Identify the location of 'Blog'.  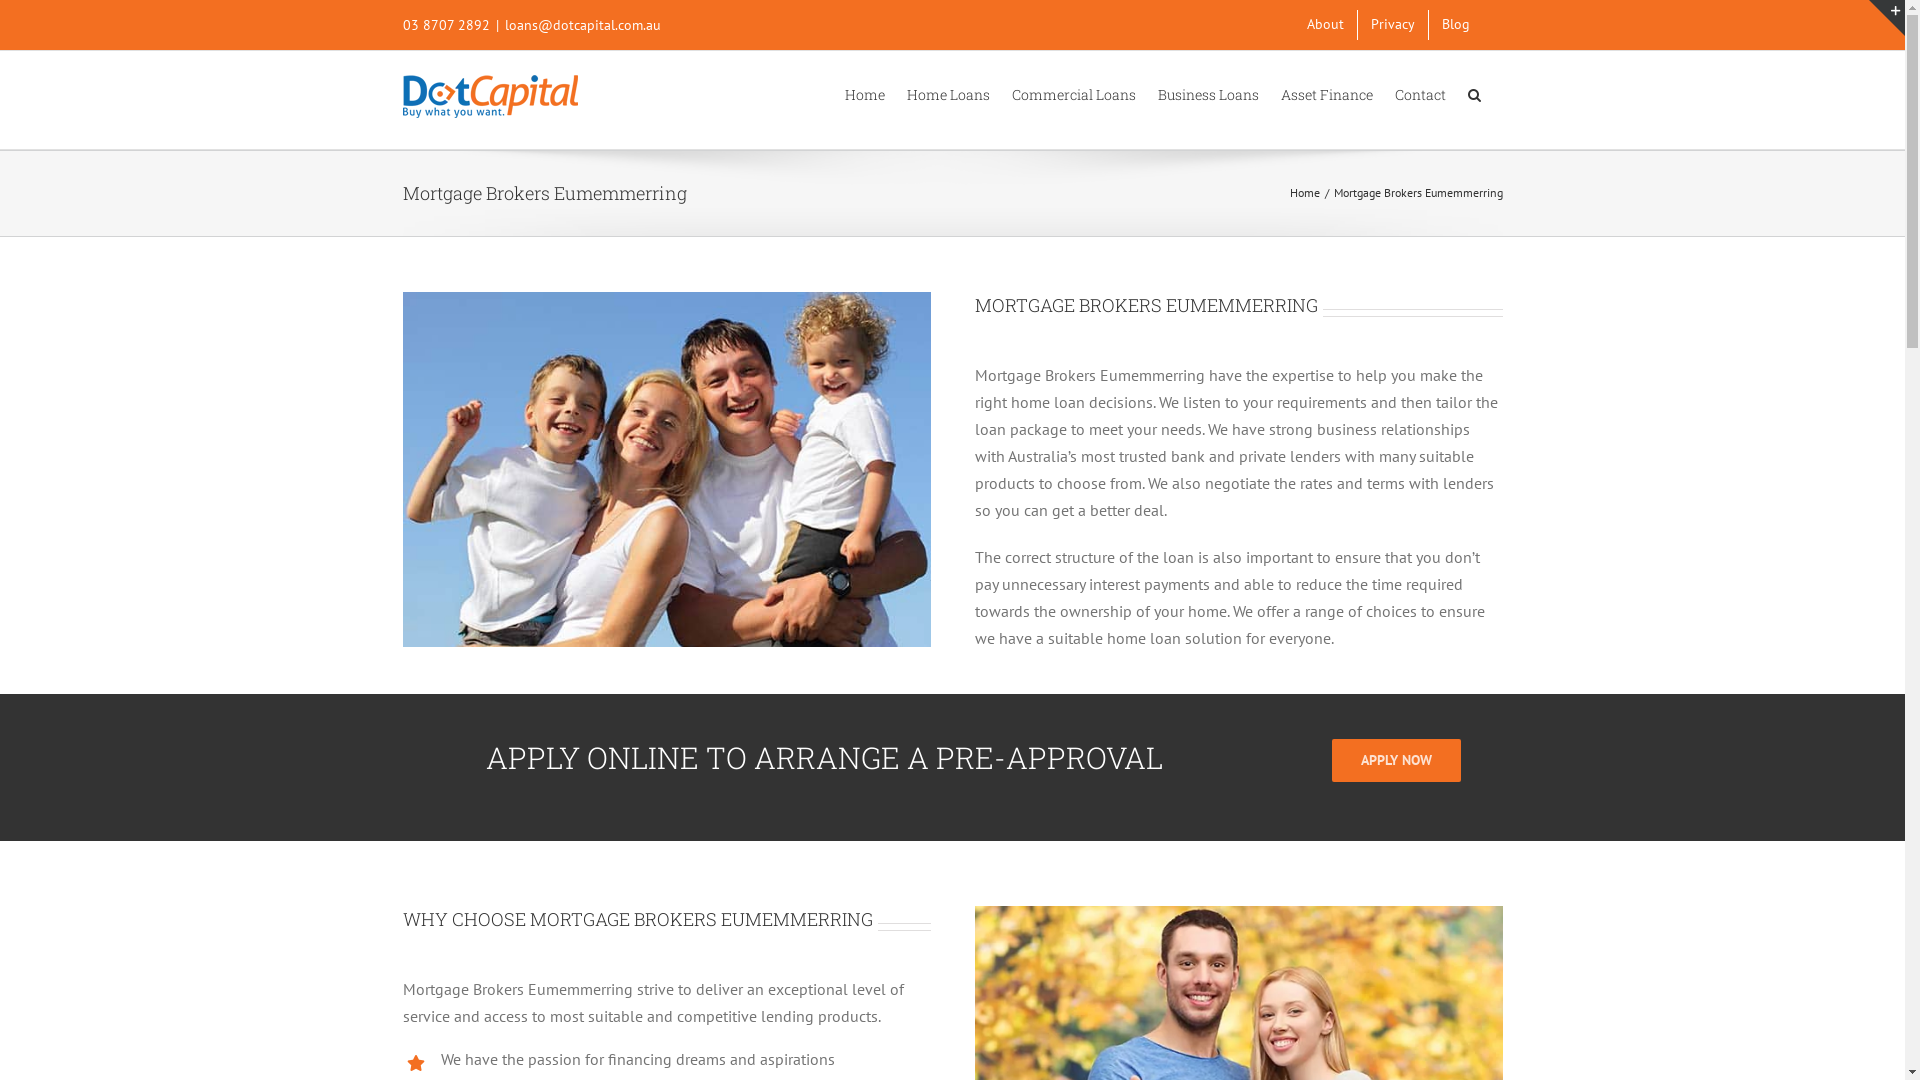
(1454, 24).